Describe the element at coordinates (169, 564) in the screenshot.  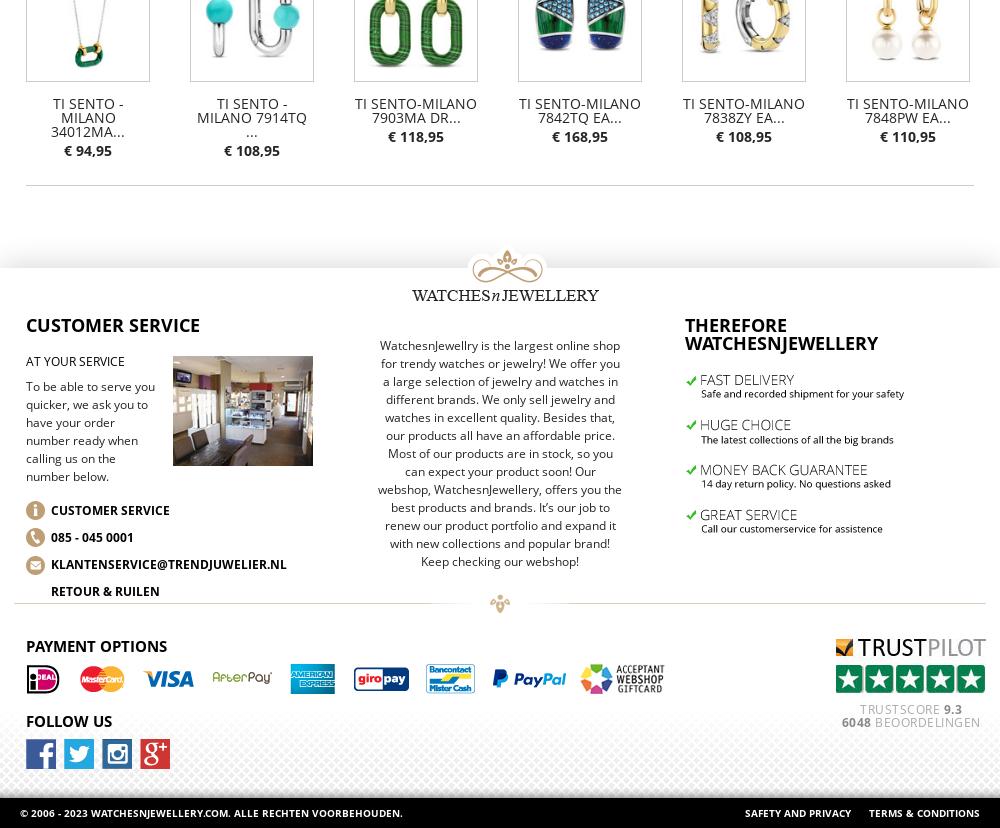
I see `'klantenservice@trendjuwelier.nl'` at that location.